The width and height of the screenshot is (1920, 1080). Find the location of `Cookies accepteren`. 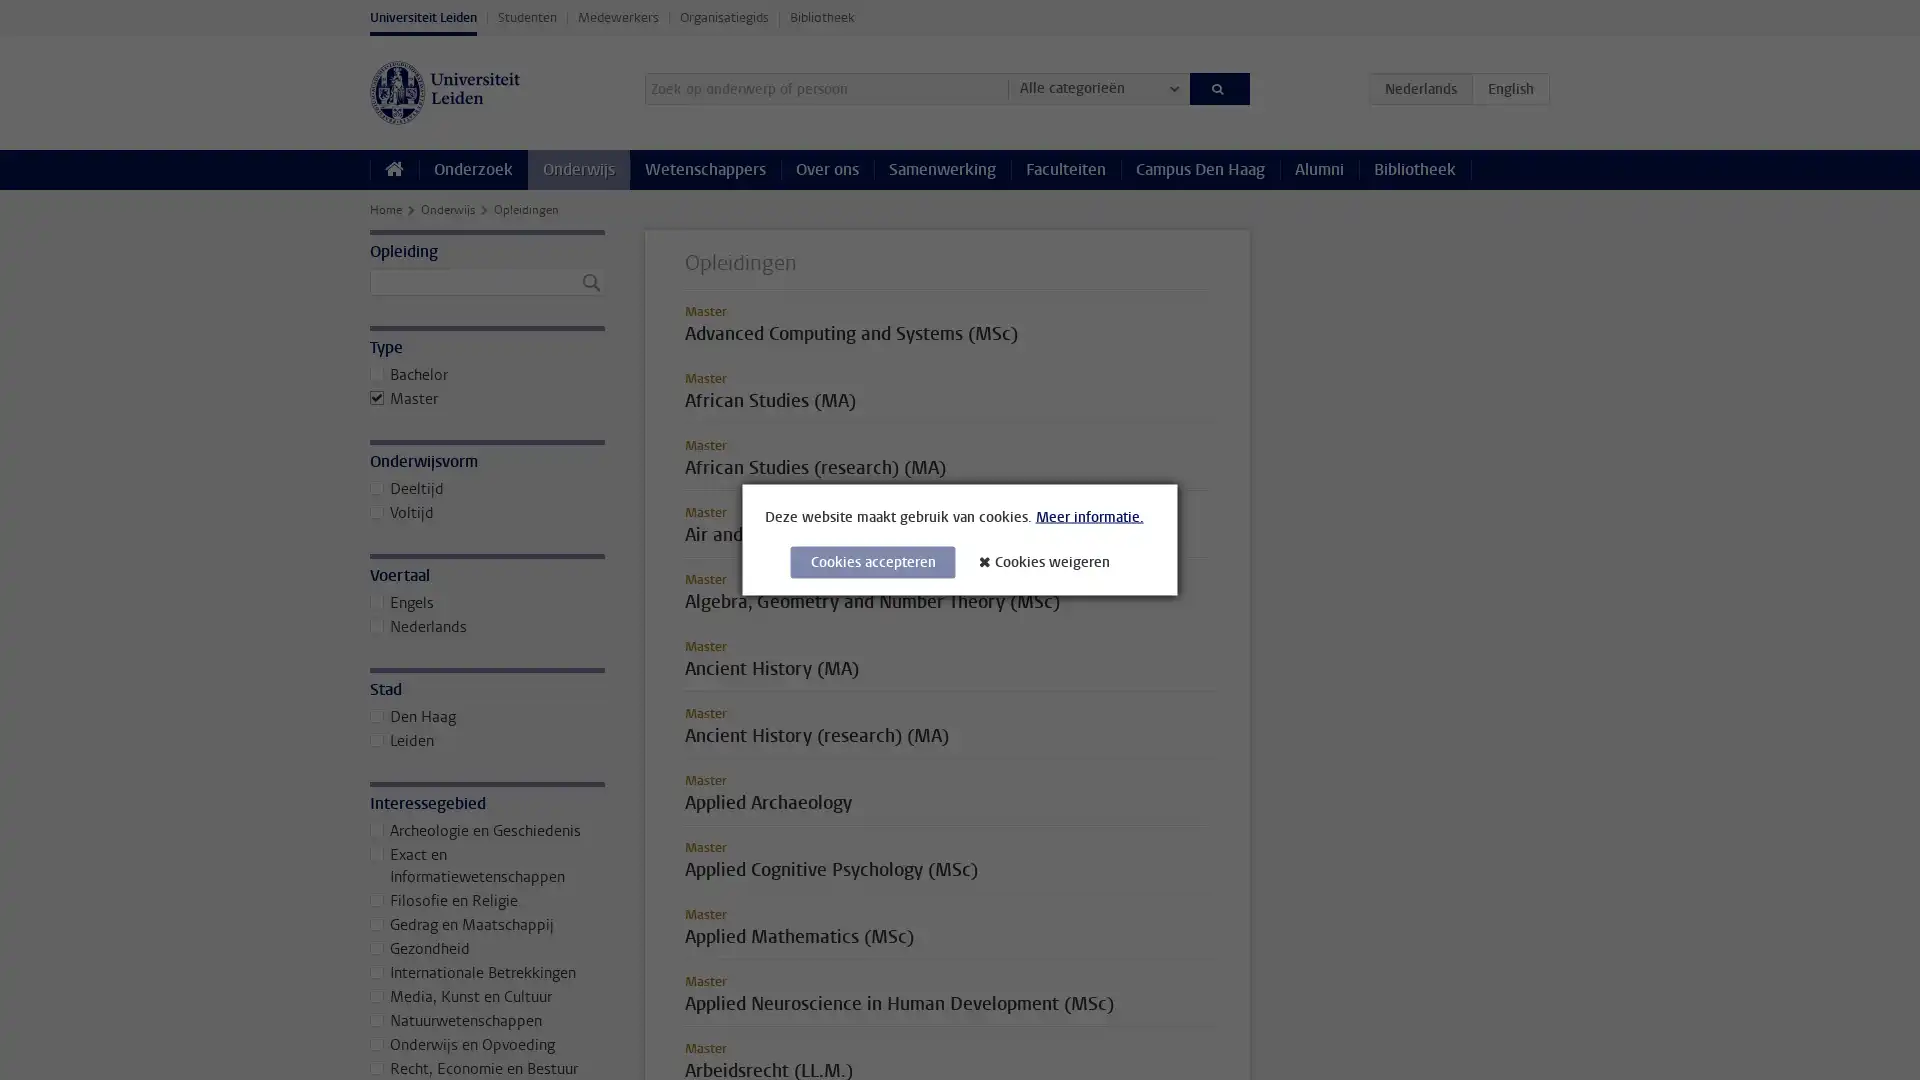

Cookies accepteren is located at coordinates (872, 562).